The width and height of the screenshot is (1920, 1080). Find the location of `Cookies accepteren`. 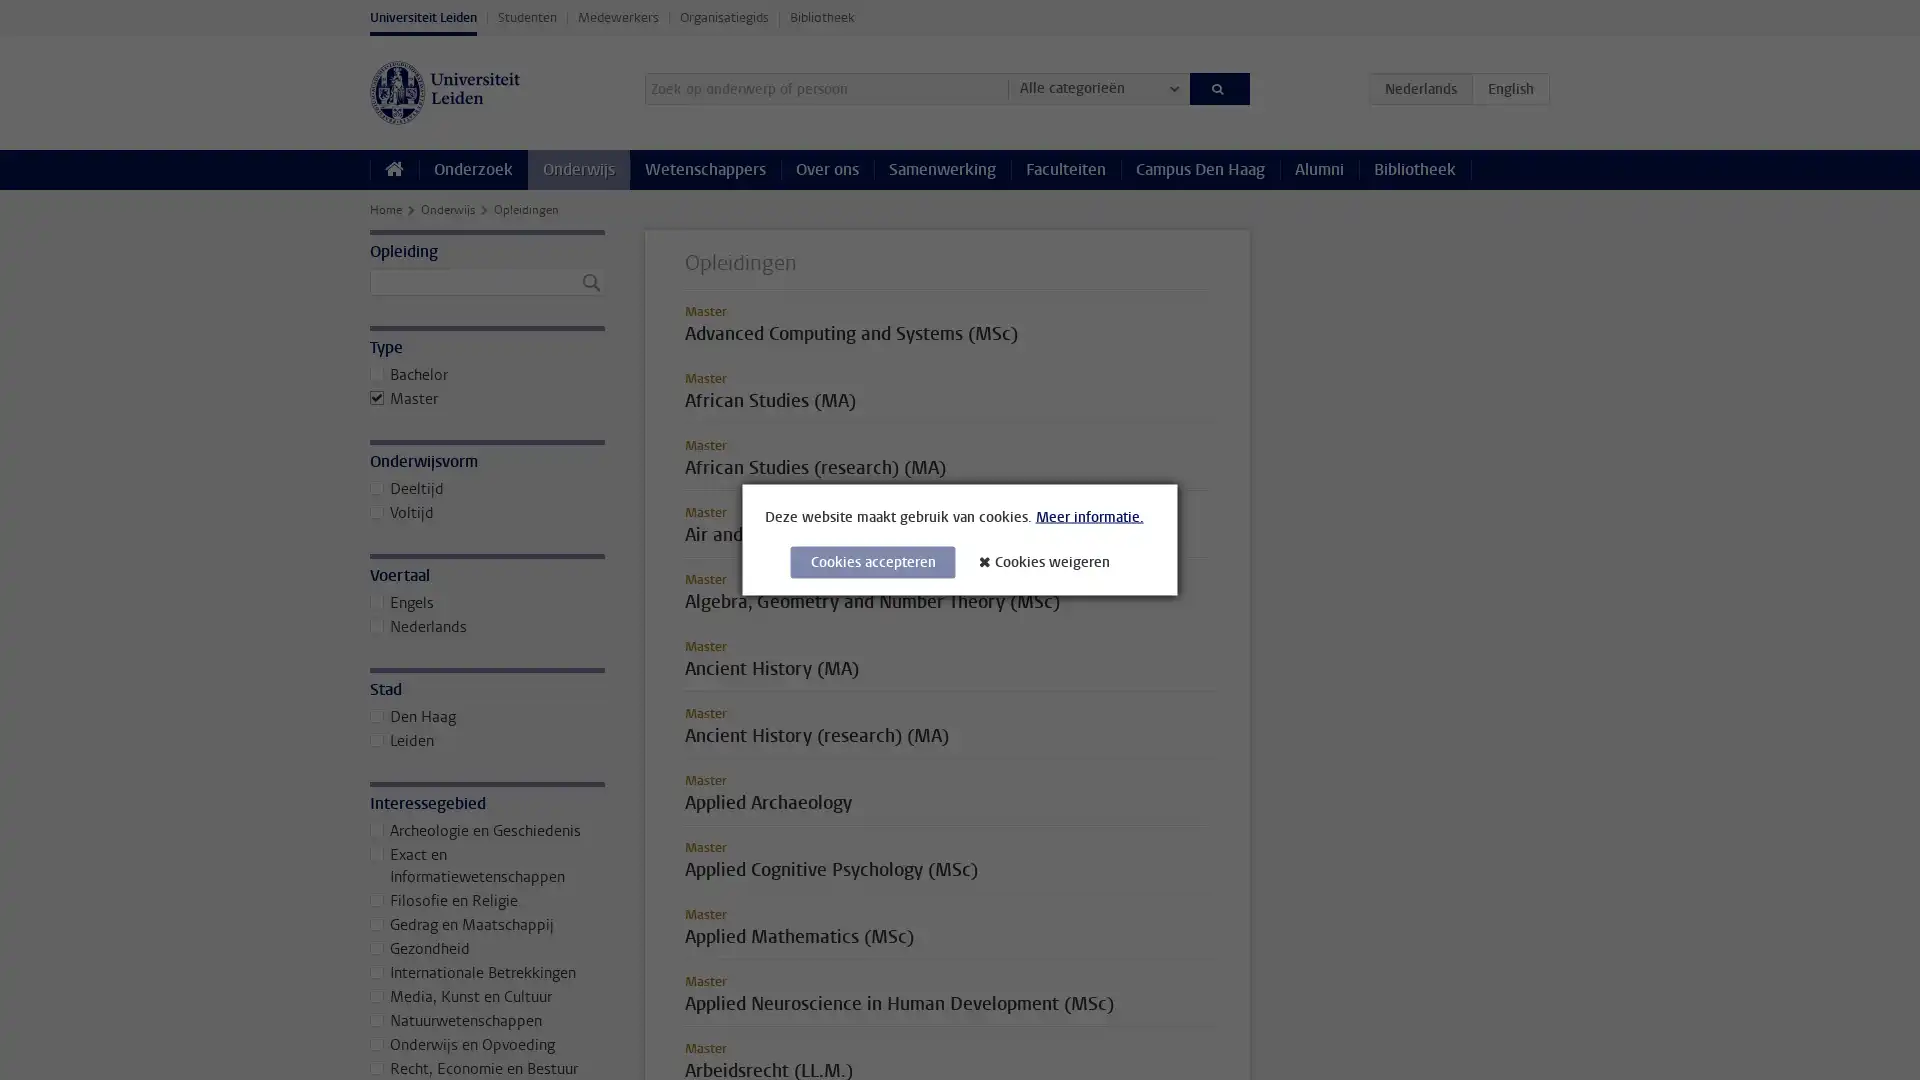

Cookies accepteren is located at coordinates (872, 562).